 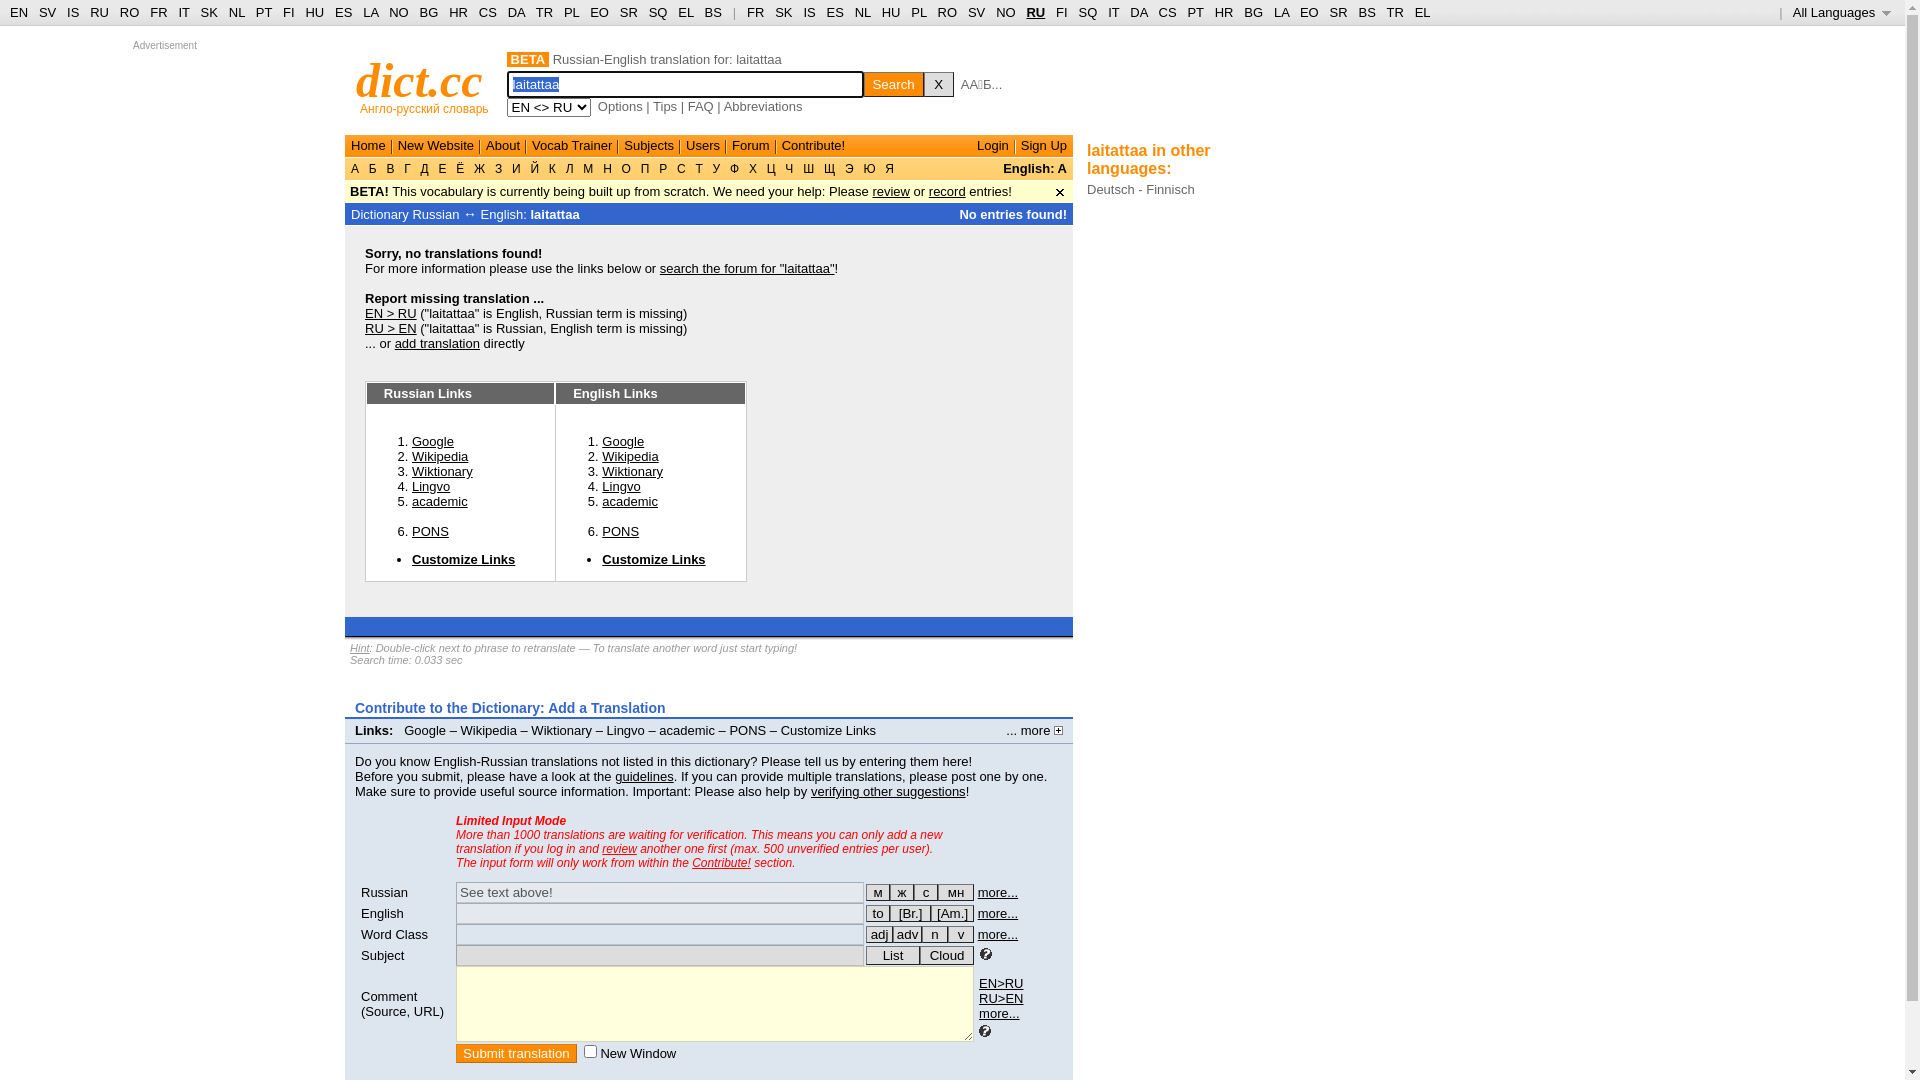 What do you see at coordinates (746, 267) in the screenshot?
I see `'search the forum for "laitattaa"'` at bounding box center [746, 267].